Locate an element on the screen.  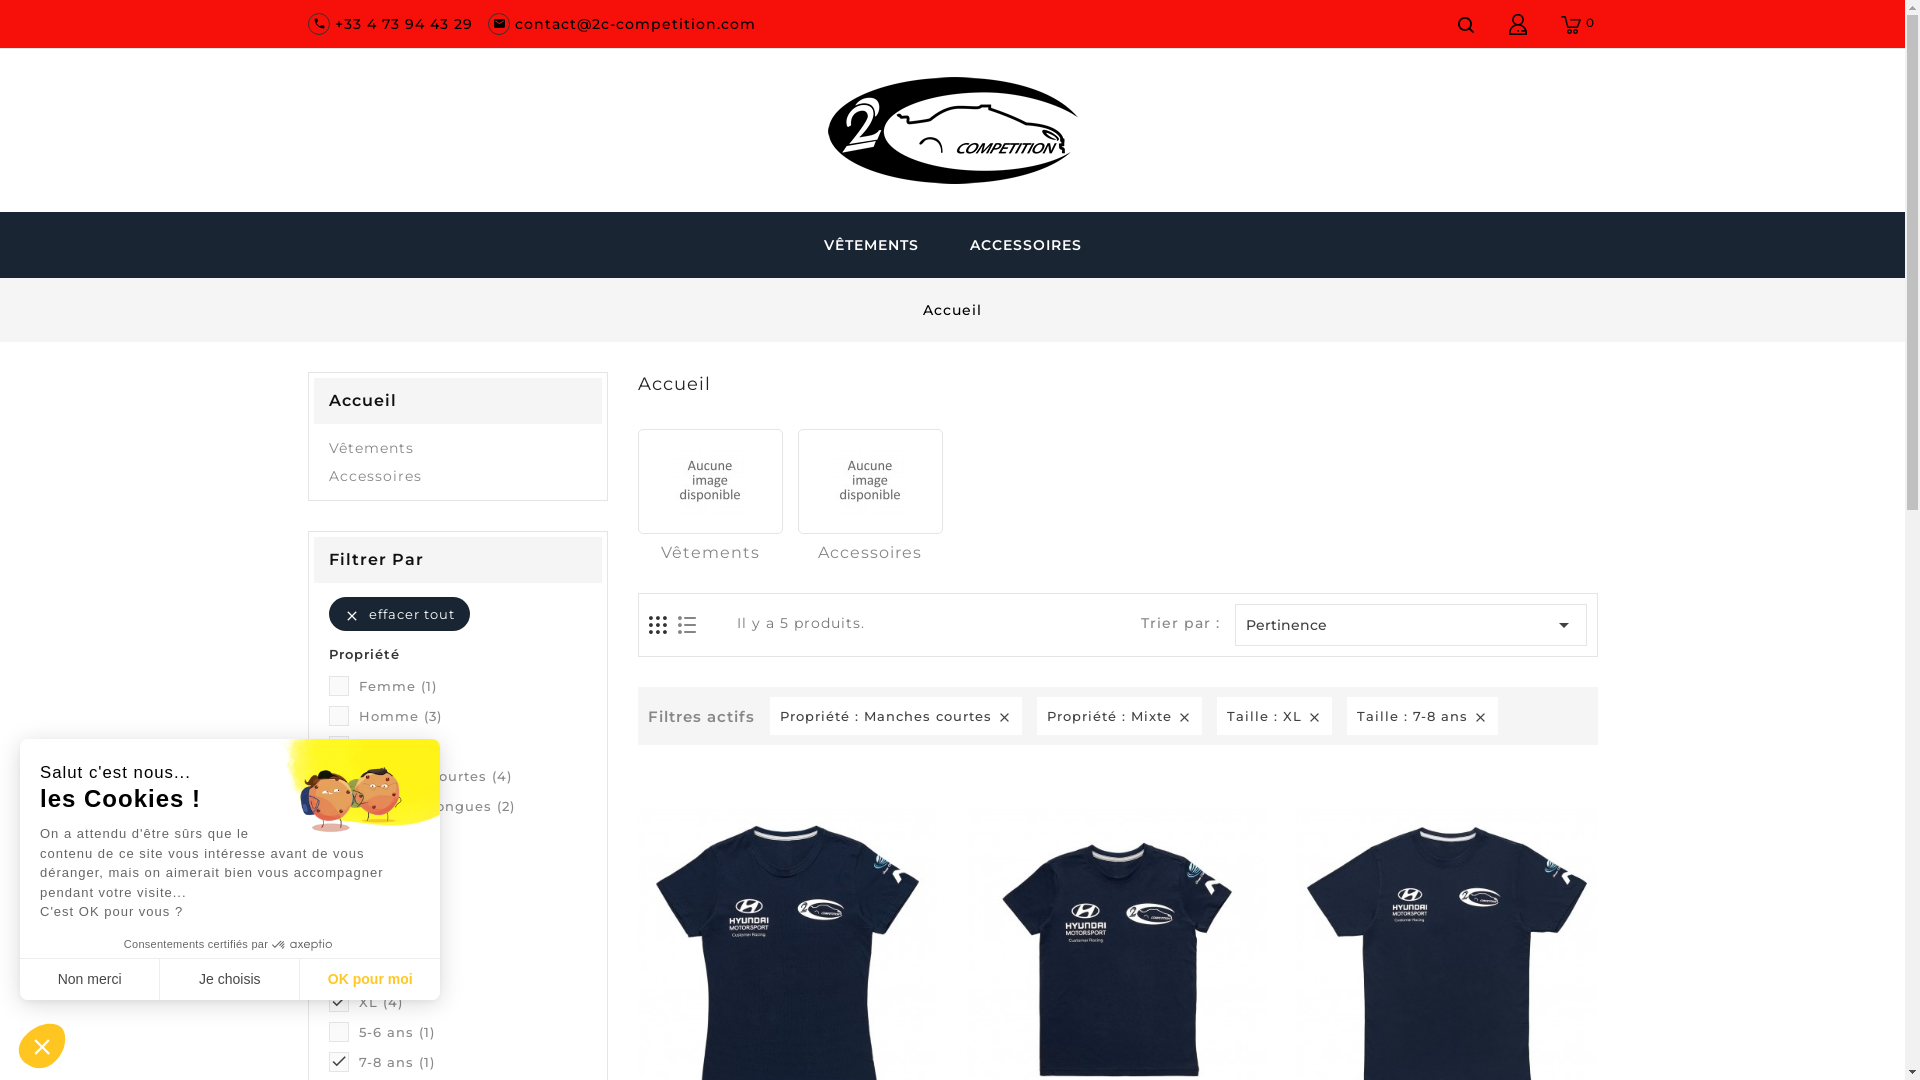
'Accueil' is located at coordinates (456, 401).